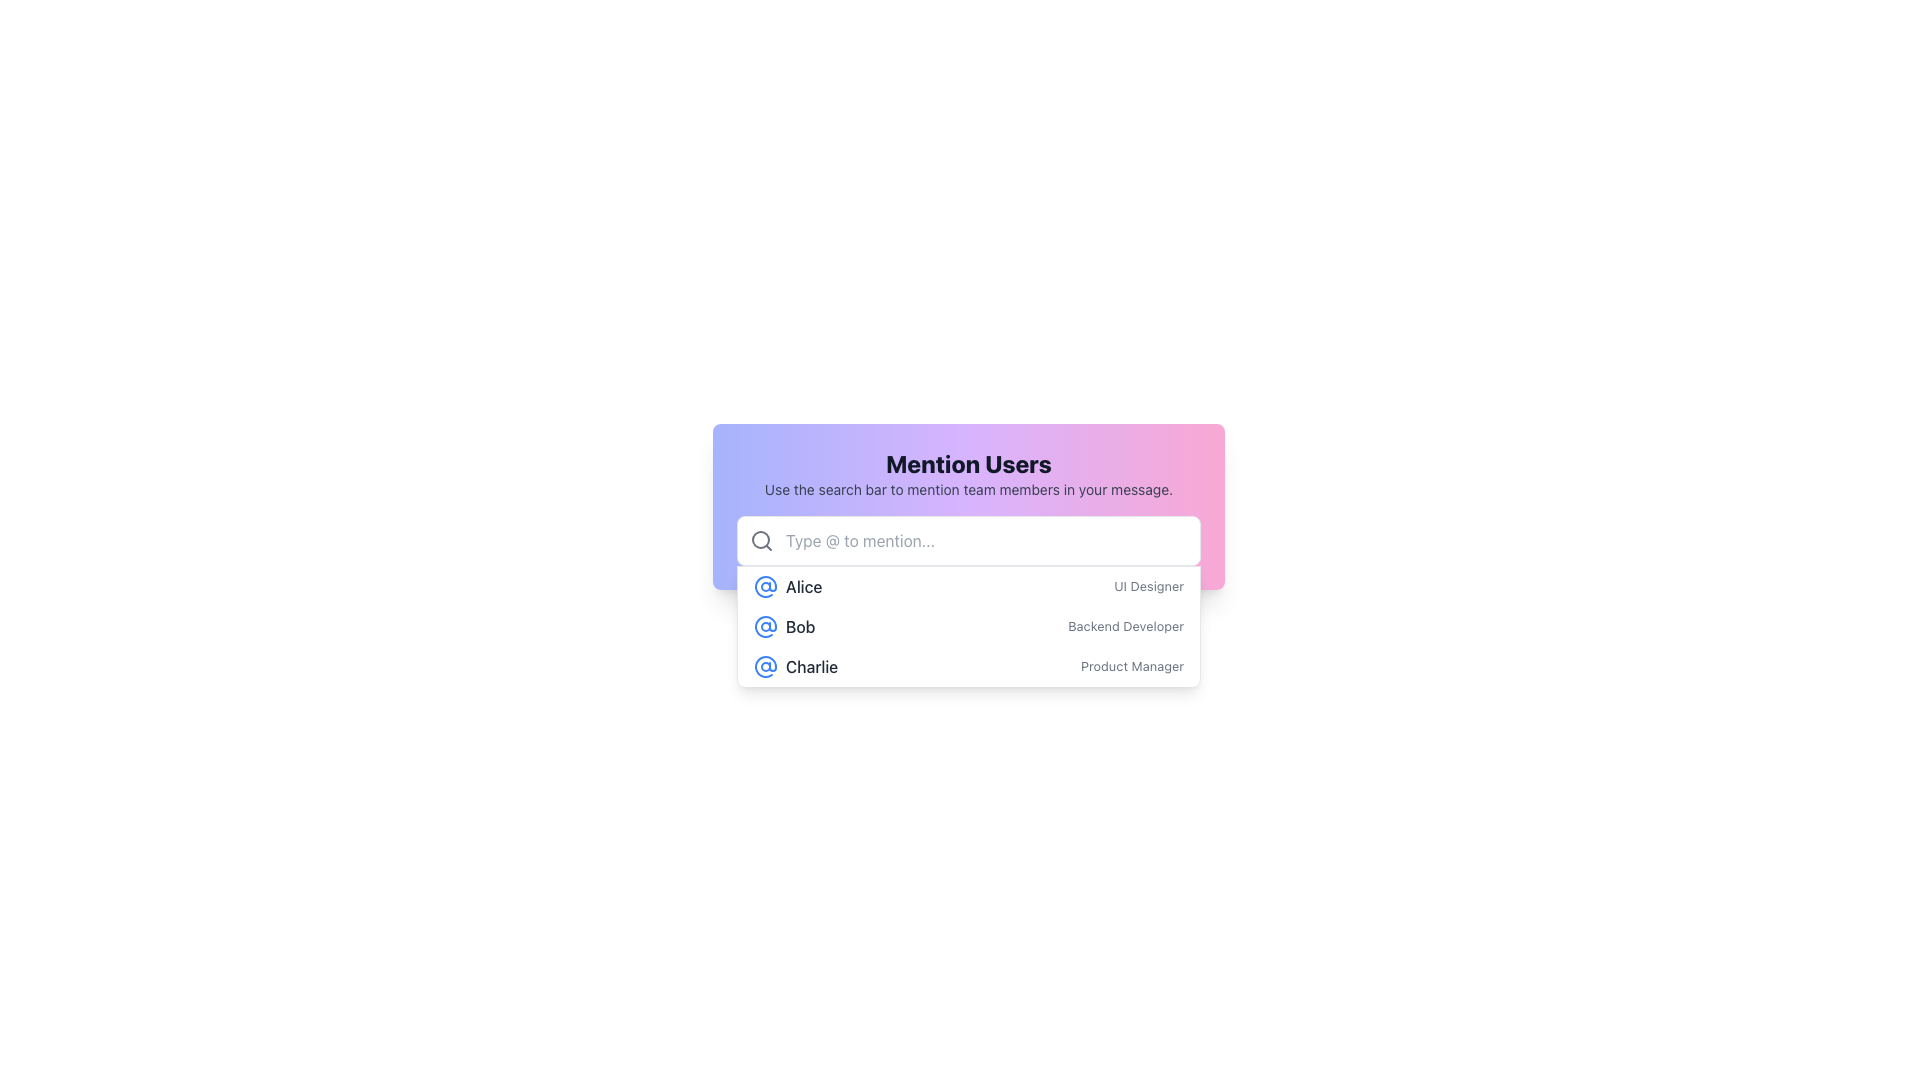  What do you see at coordinates (765, 626) in the screenshot?
I see `the '@' icon with a blue outline located to the left of the text 'Bob' to trigger a tooltip or highlight effect` at bounding box center [765, 626].